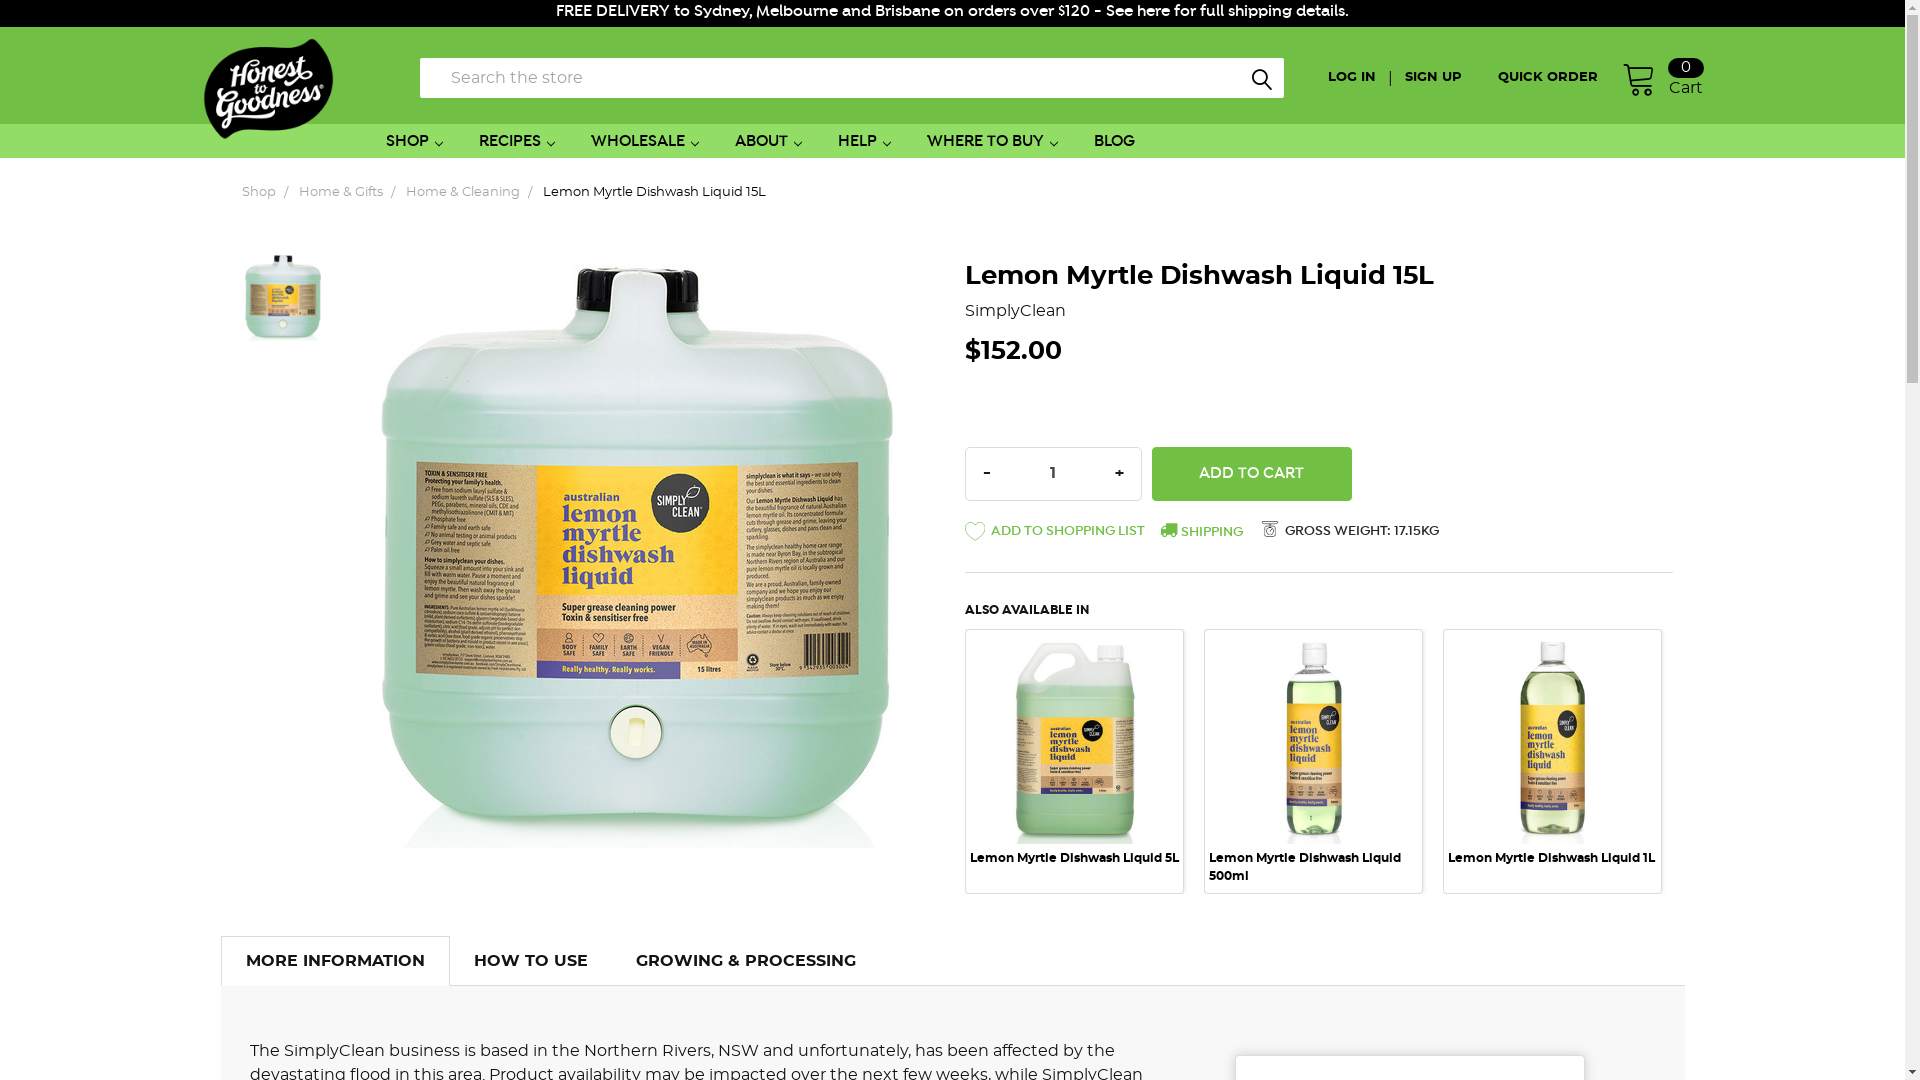 Image resolution: width=1920 pixels, height=1080 pixels. Describe the element at coordinates (744, 959) in the screenshot. I see `'GROWING & PROCESSING'` at that location.